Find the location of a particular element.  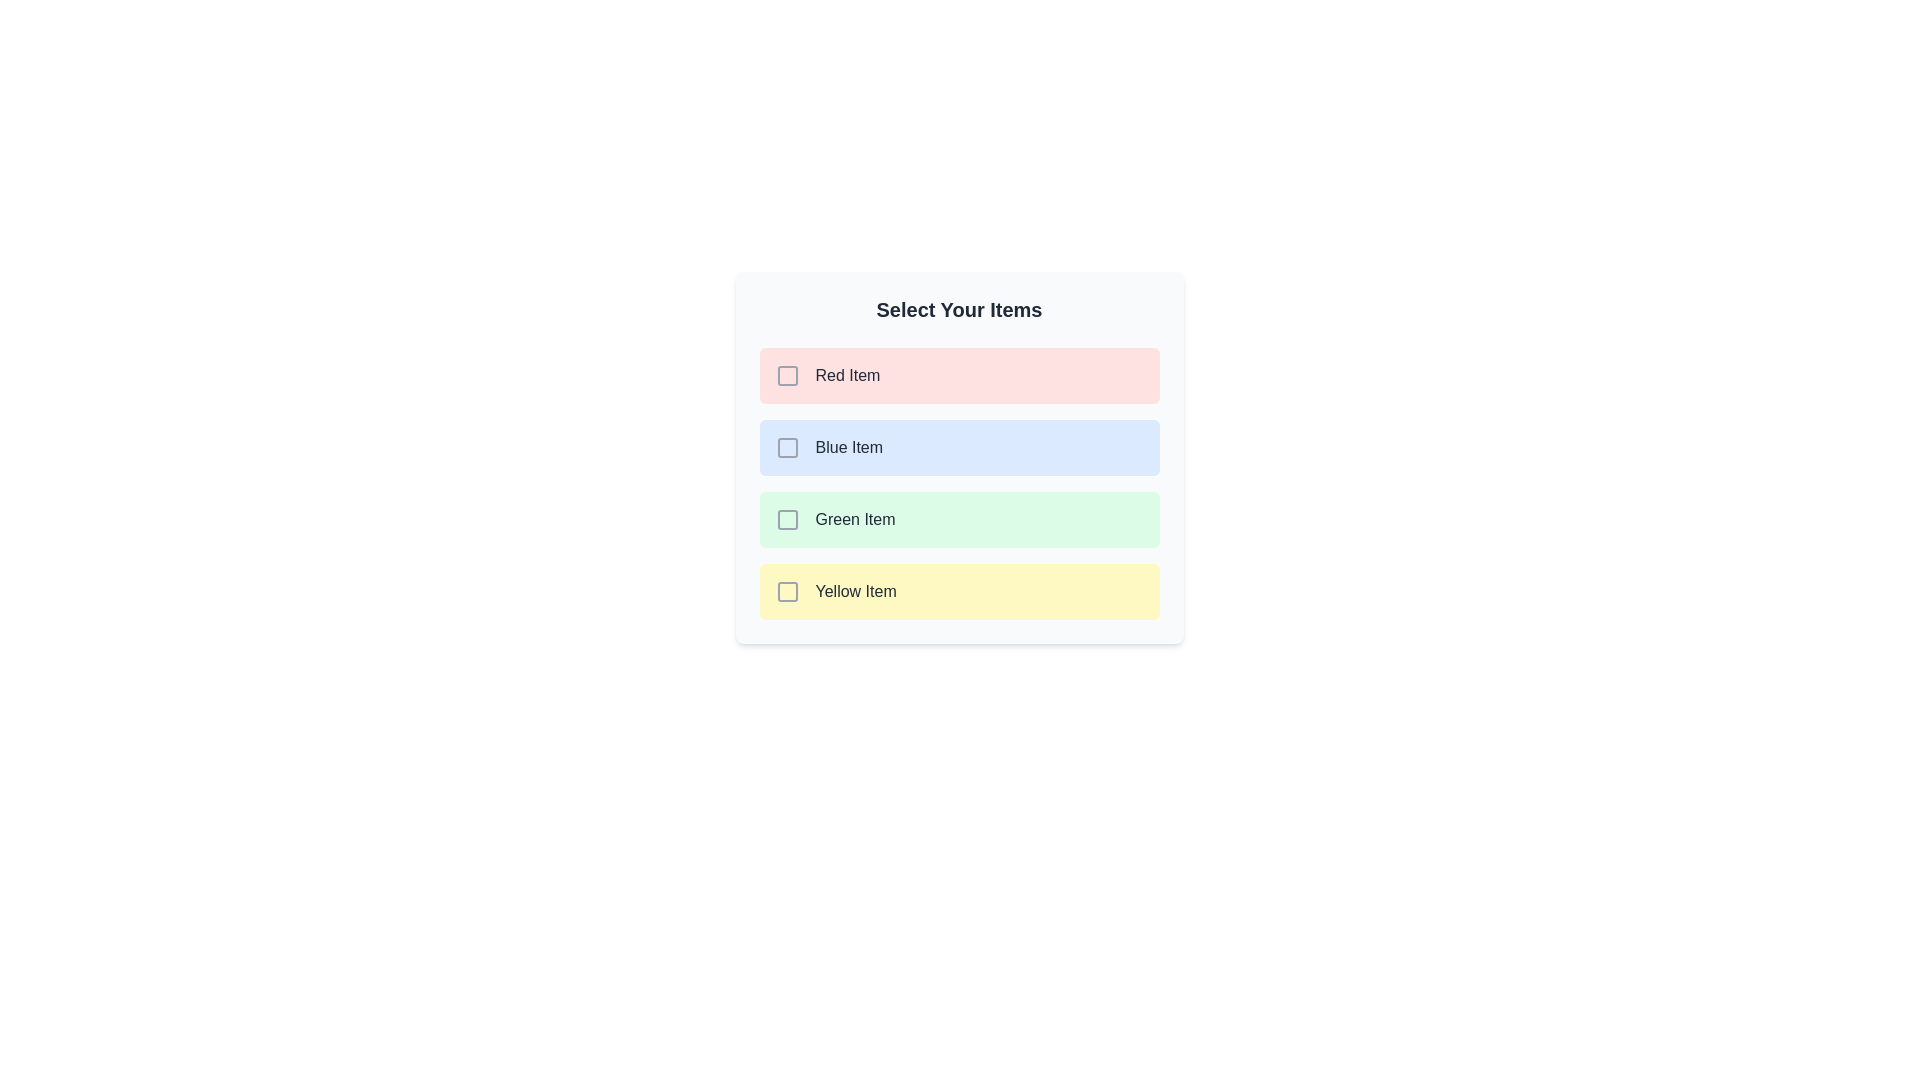

the item Green Item is located at coordinates (958, 519).